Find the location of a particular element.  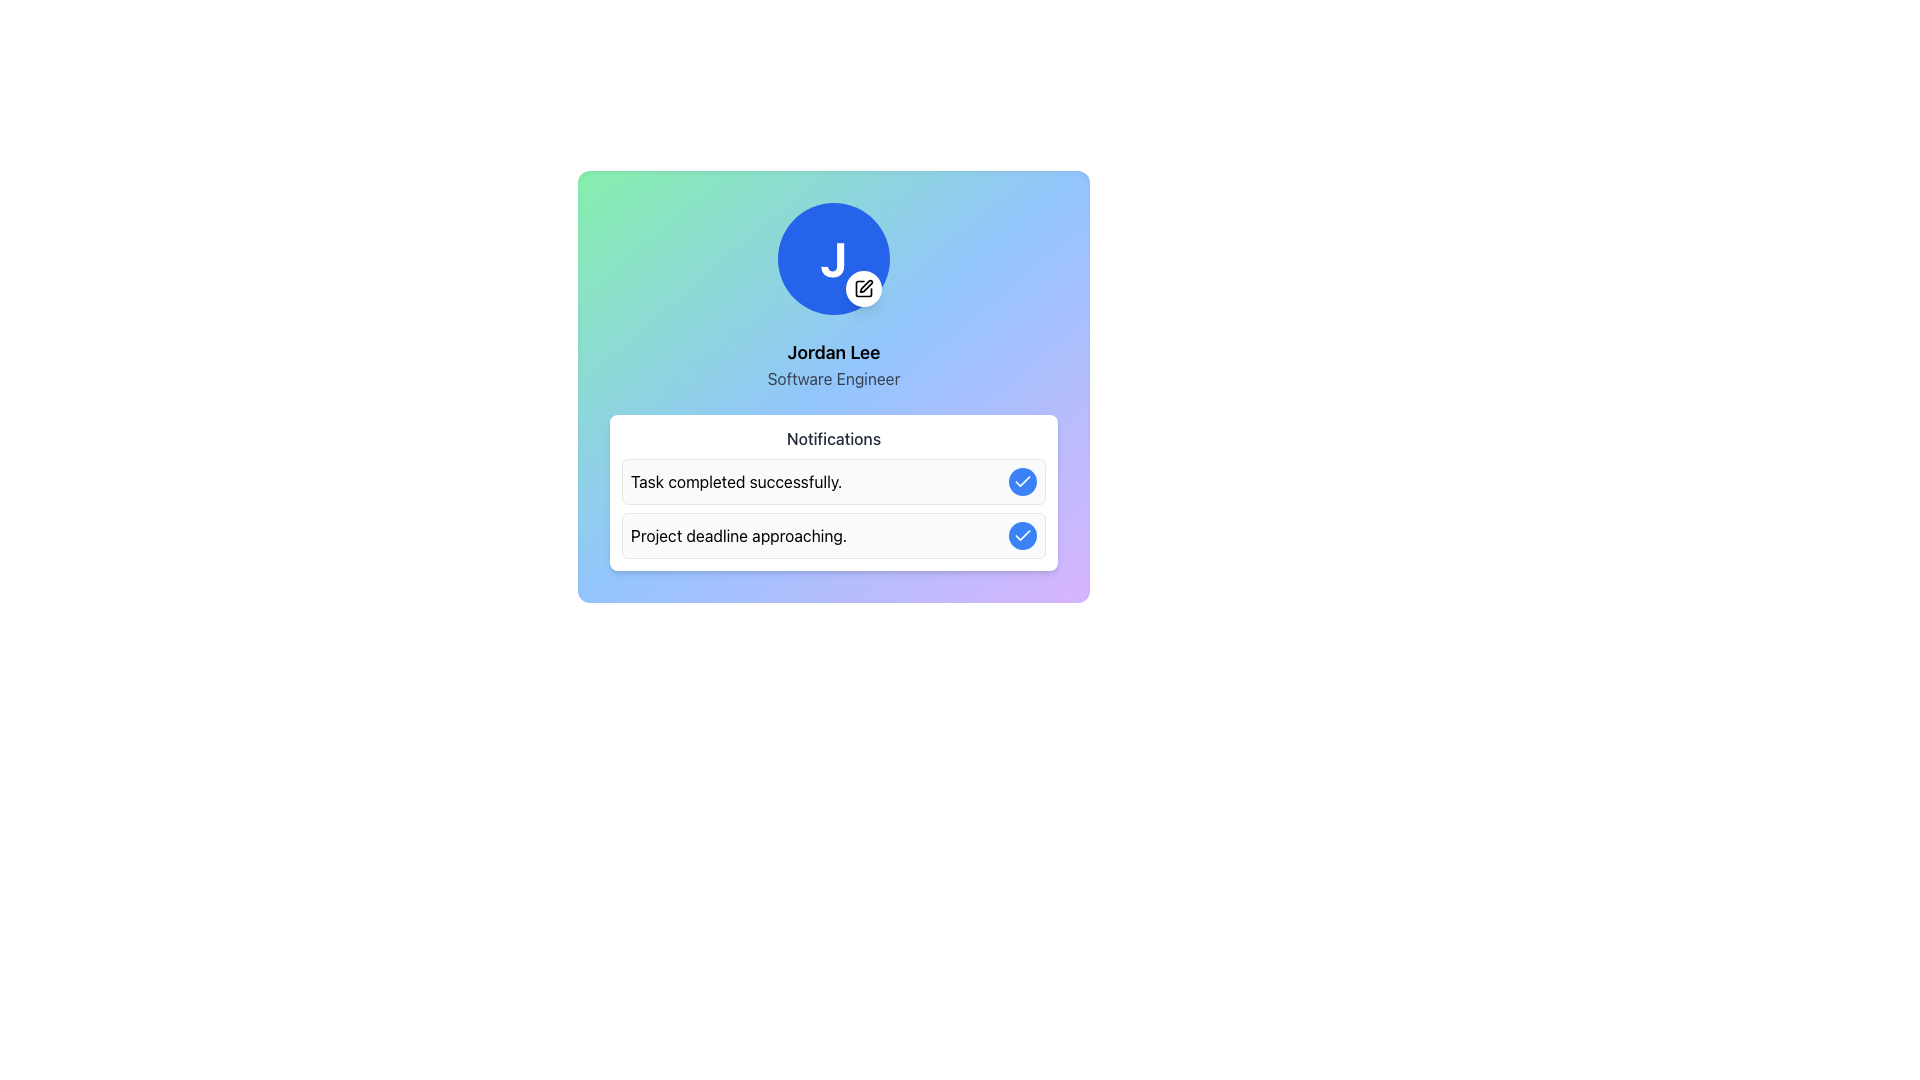

the blue checkmark icon with a white check symbol to acknowledge the notification regarding 'Project deadline approaching.' is located at coordinates (1022, 482).